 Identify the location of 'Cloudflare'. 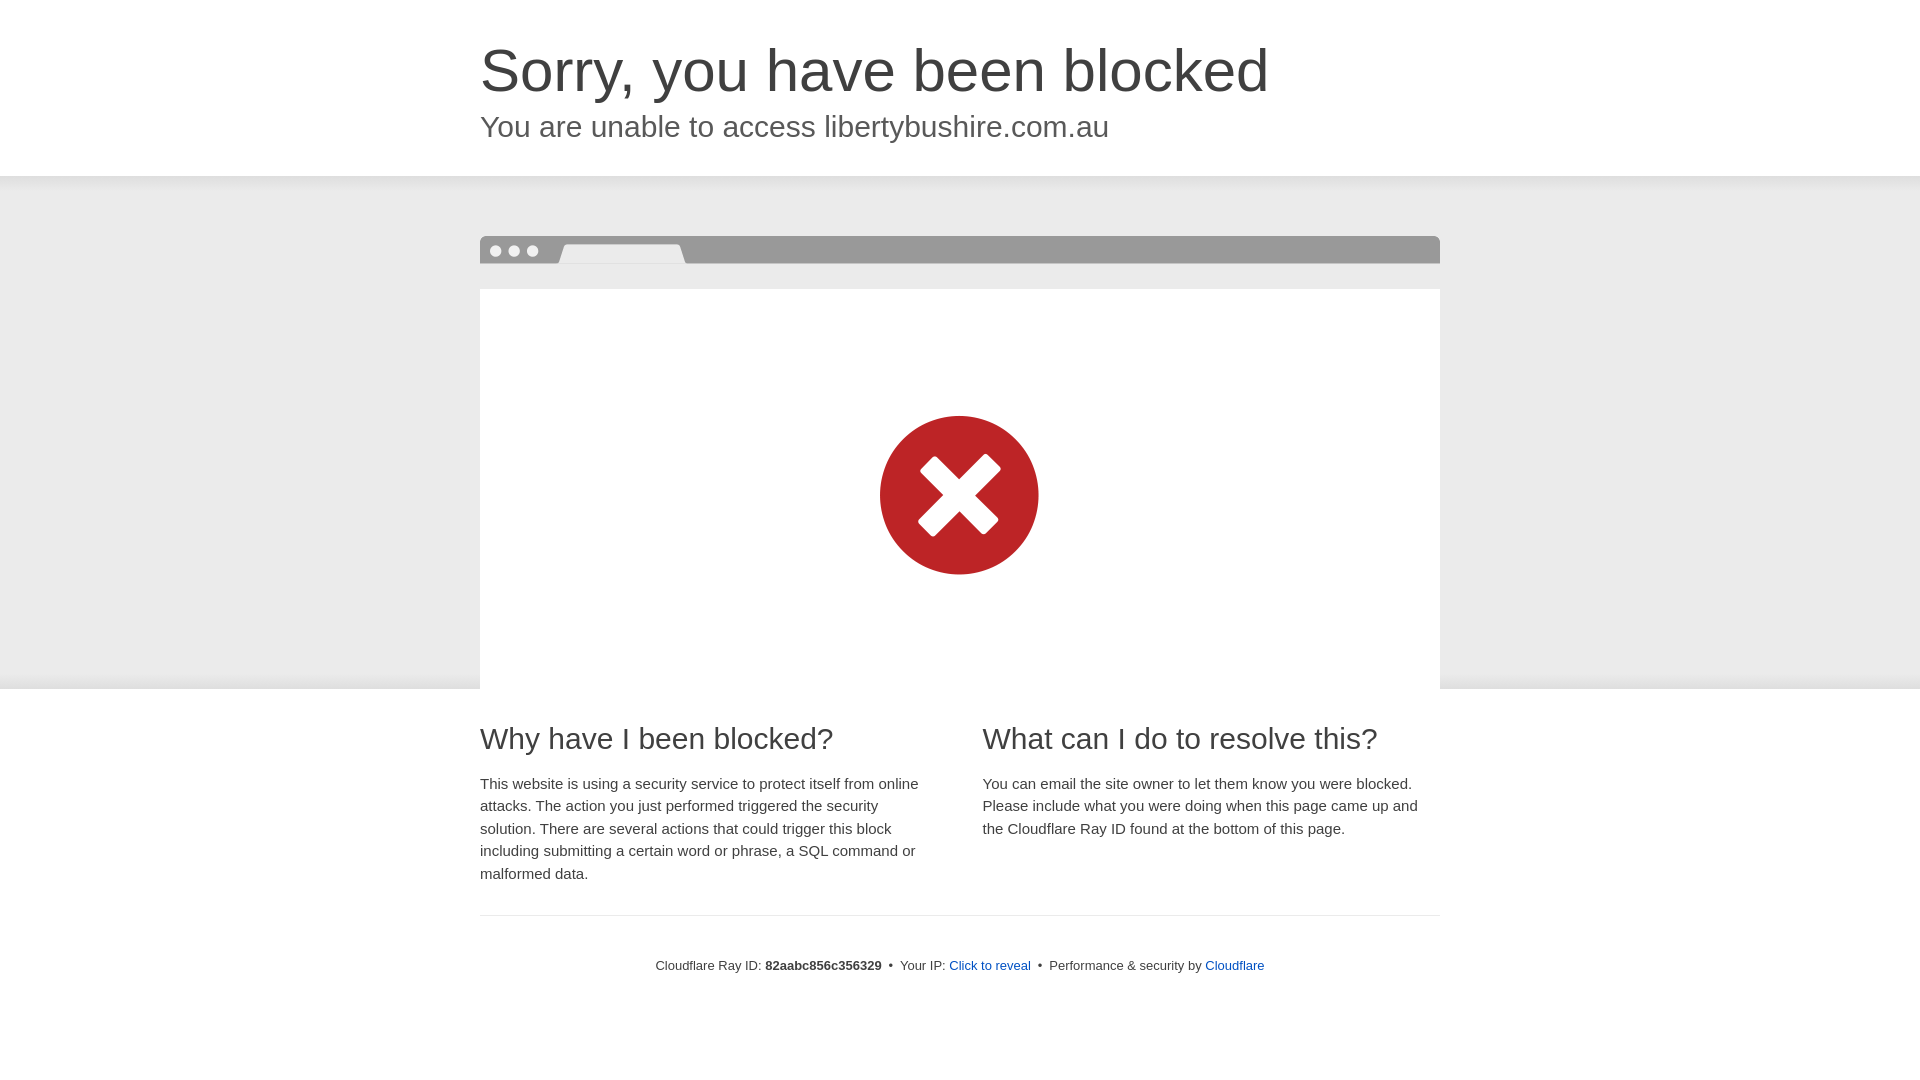
(1203, 964).